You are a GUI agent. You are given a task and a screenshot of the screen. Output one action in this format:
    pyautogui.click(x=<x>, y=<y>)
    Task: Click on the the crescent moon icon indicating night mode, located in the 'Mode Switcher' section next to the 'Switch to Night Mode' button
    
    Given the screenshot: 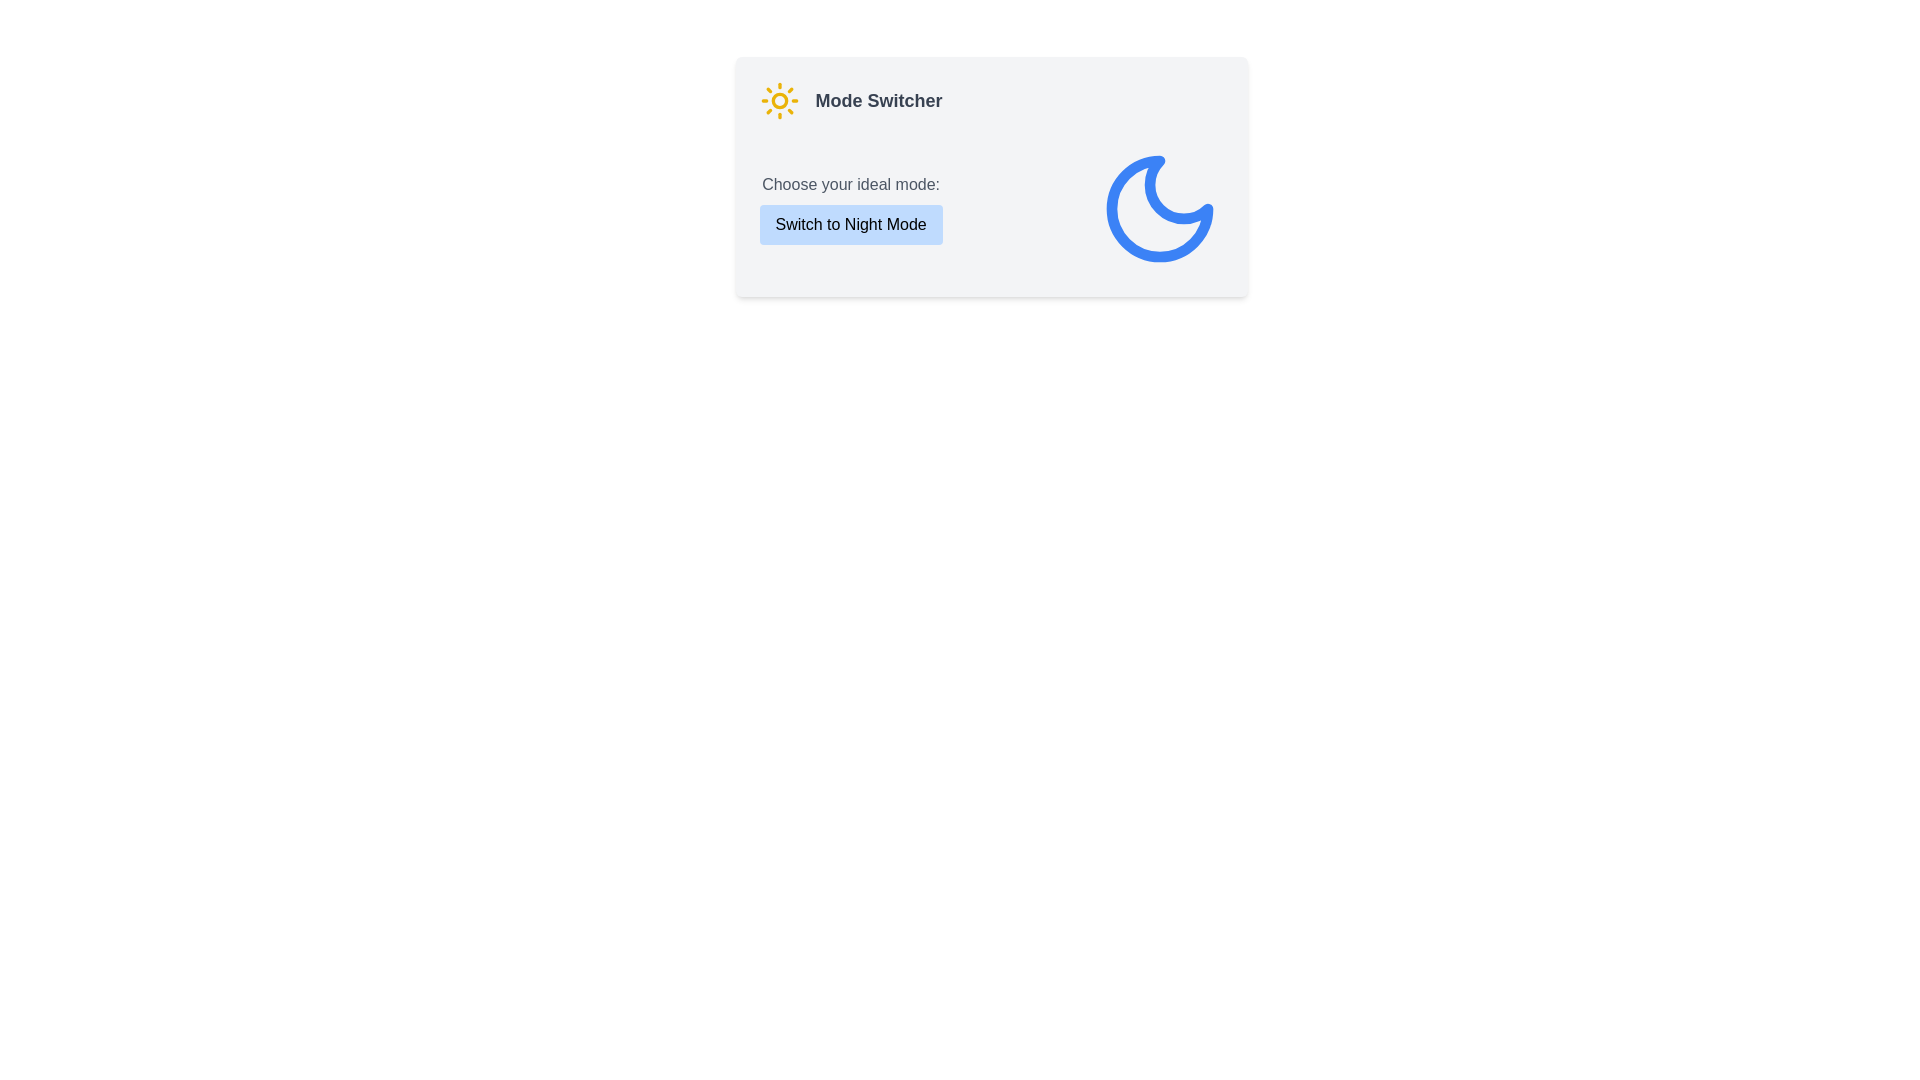 What is the action you would take?
    pyautogui.click(x=1159, y=208)
    